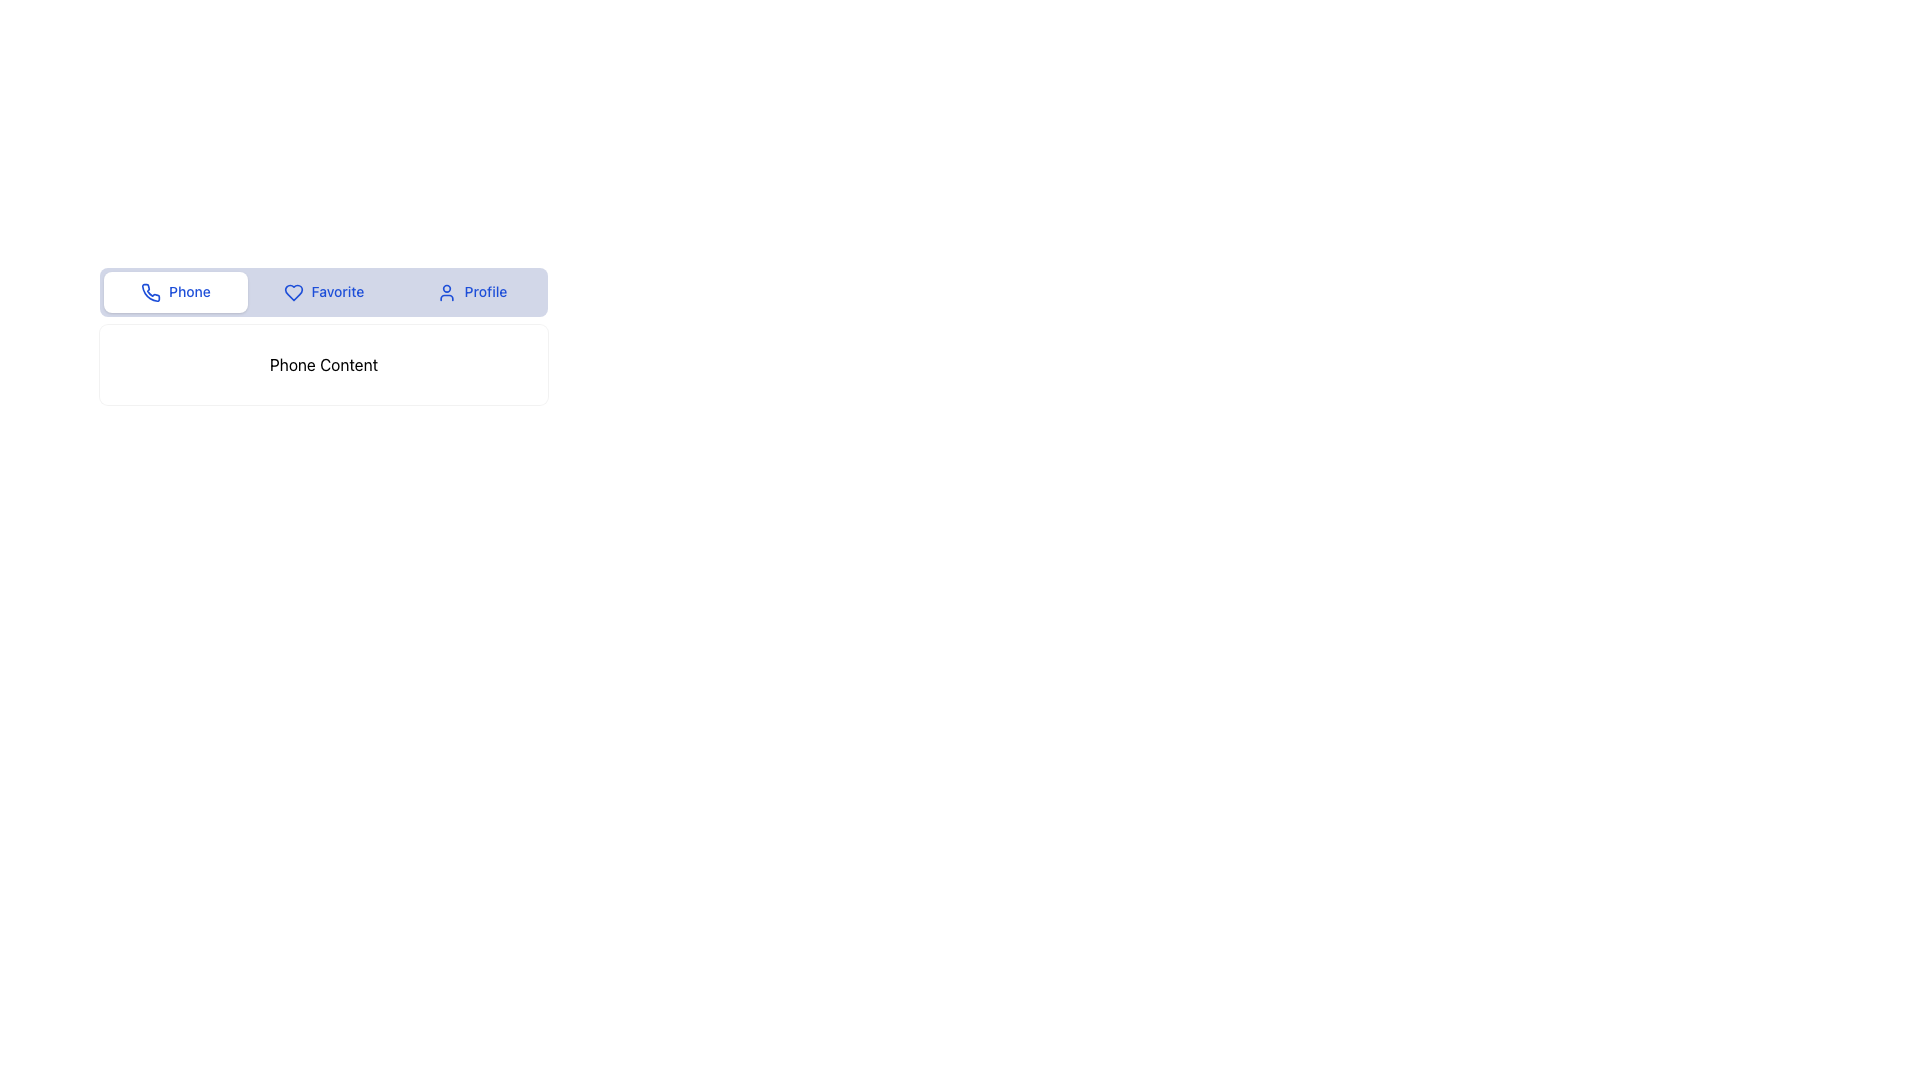  I want to click on the heart-shaped icon with an outlined design located within the 'Favorite' tab, which is the second tab from the left in the horizontal tab list, so click(292, 293).